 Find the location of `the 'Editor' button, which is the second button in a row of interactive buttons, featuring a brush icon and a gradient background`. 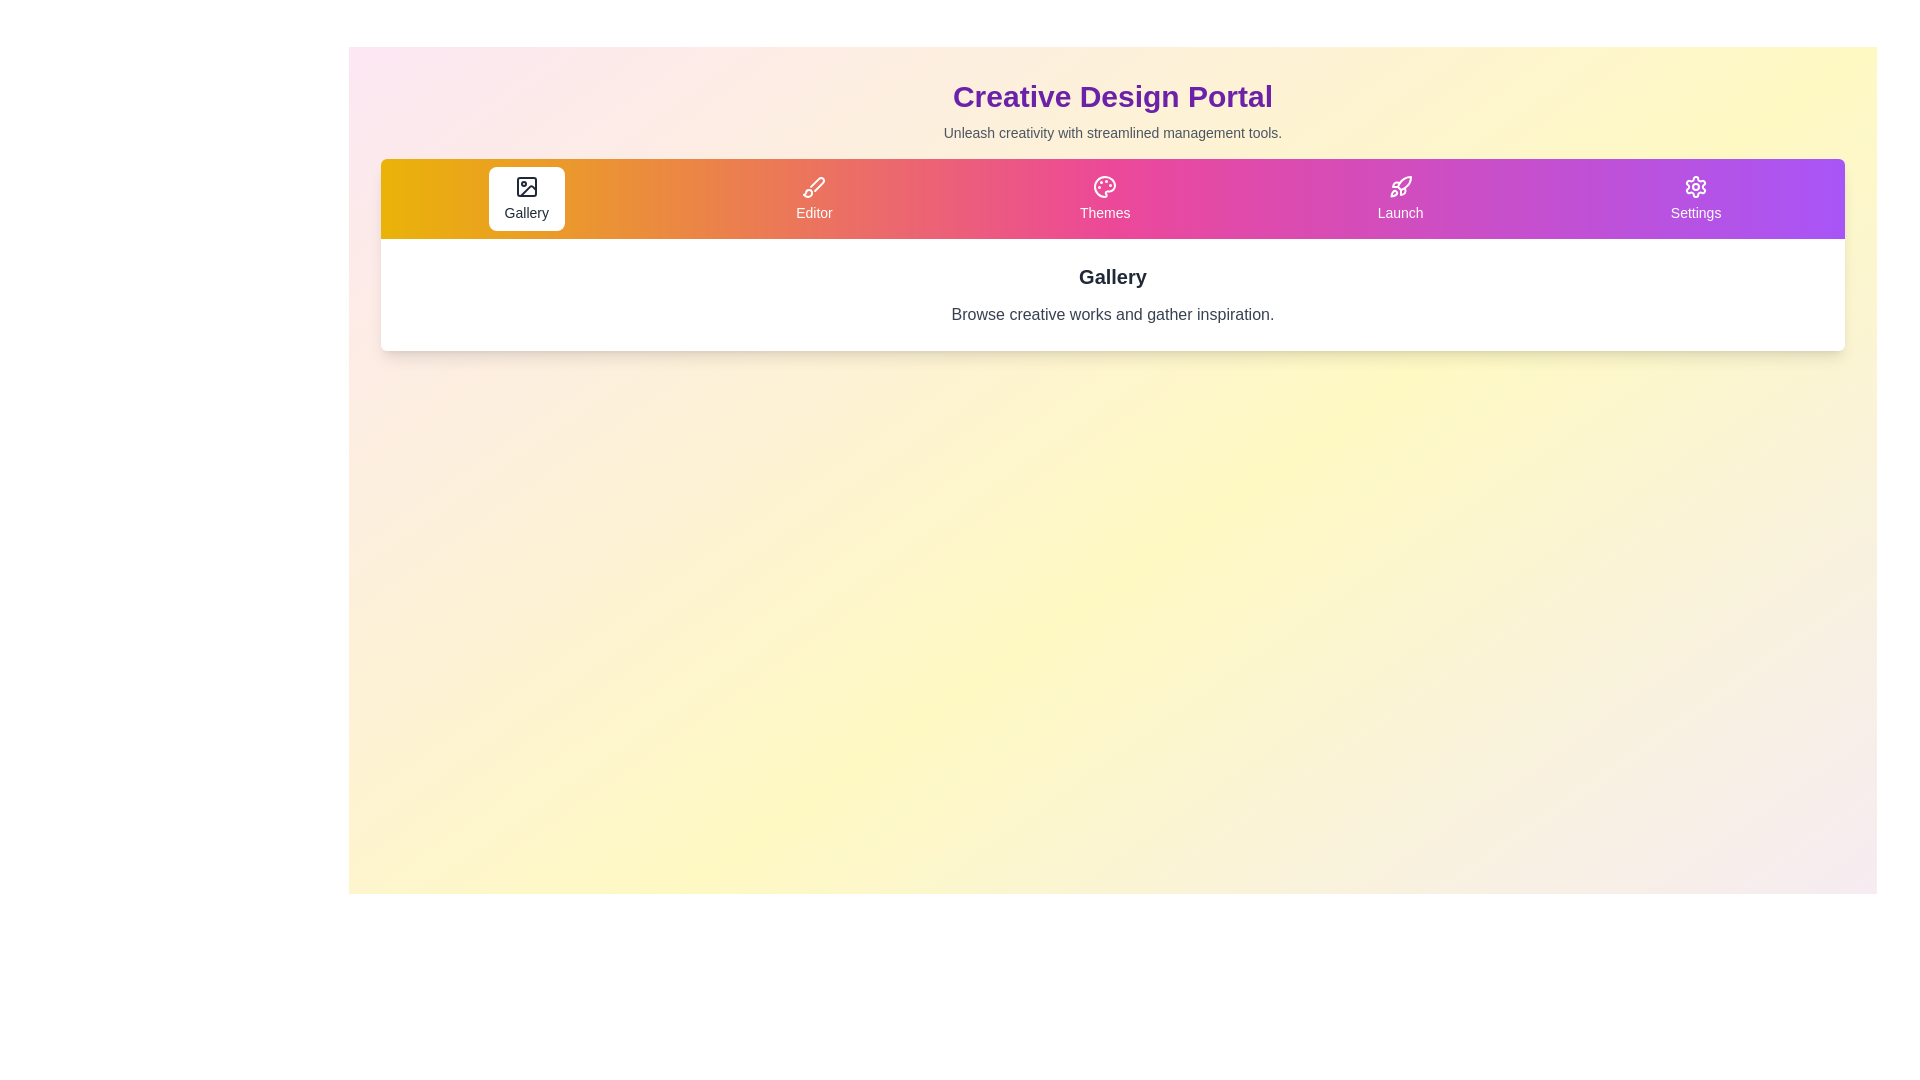

the 'Editor' button, which is the second button in a row of interactive buttons, featuring a brush icon and a gradient background is located at coordinates (814, 199).